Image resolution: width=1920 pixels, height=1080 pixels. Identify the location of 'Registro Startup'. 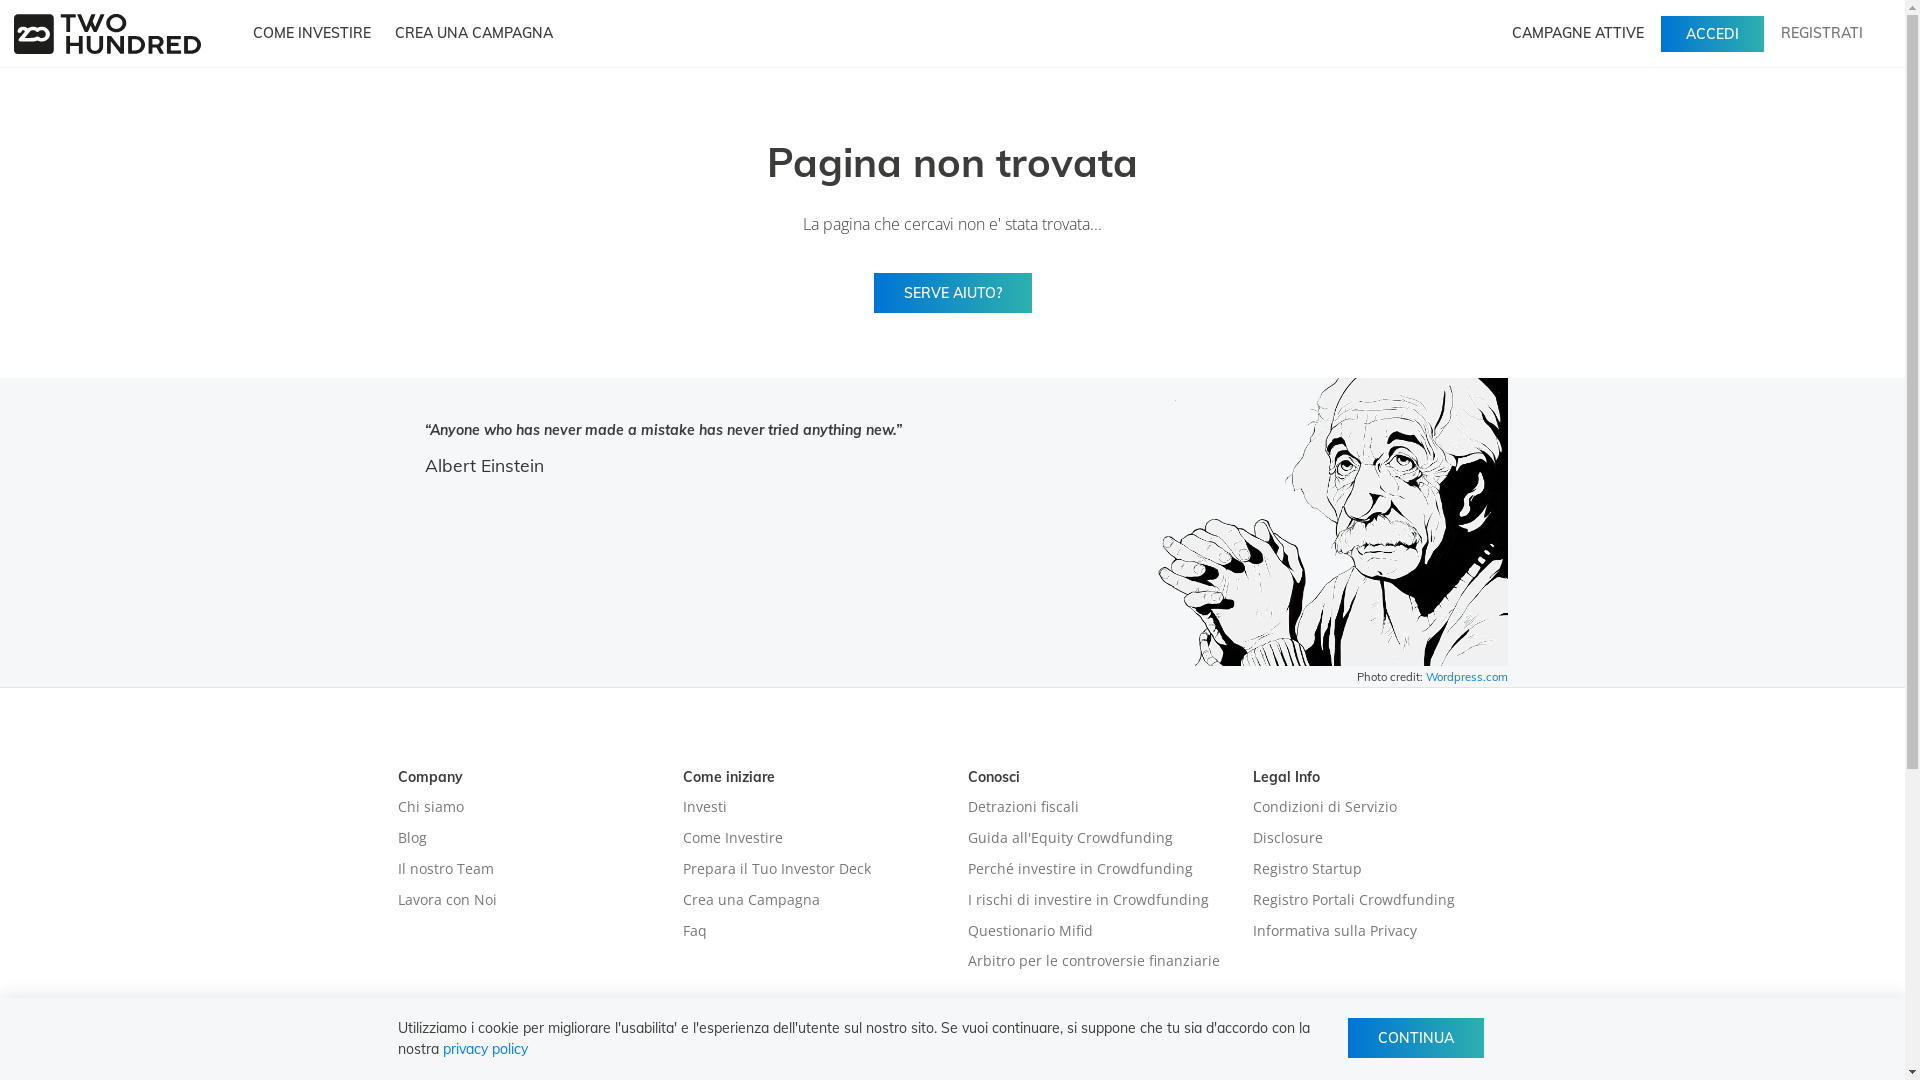
(1251, 867).